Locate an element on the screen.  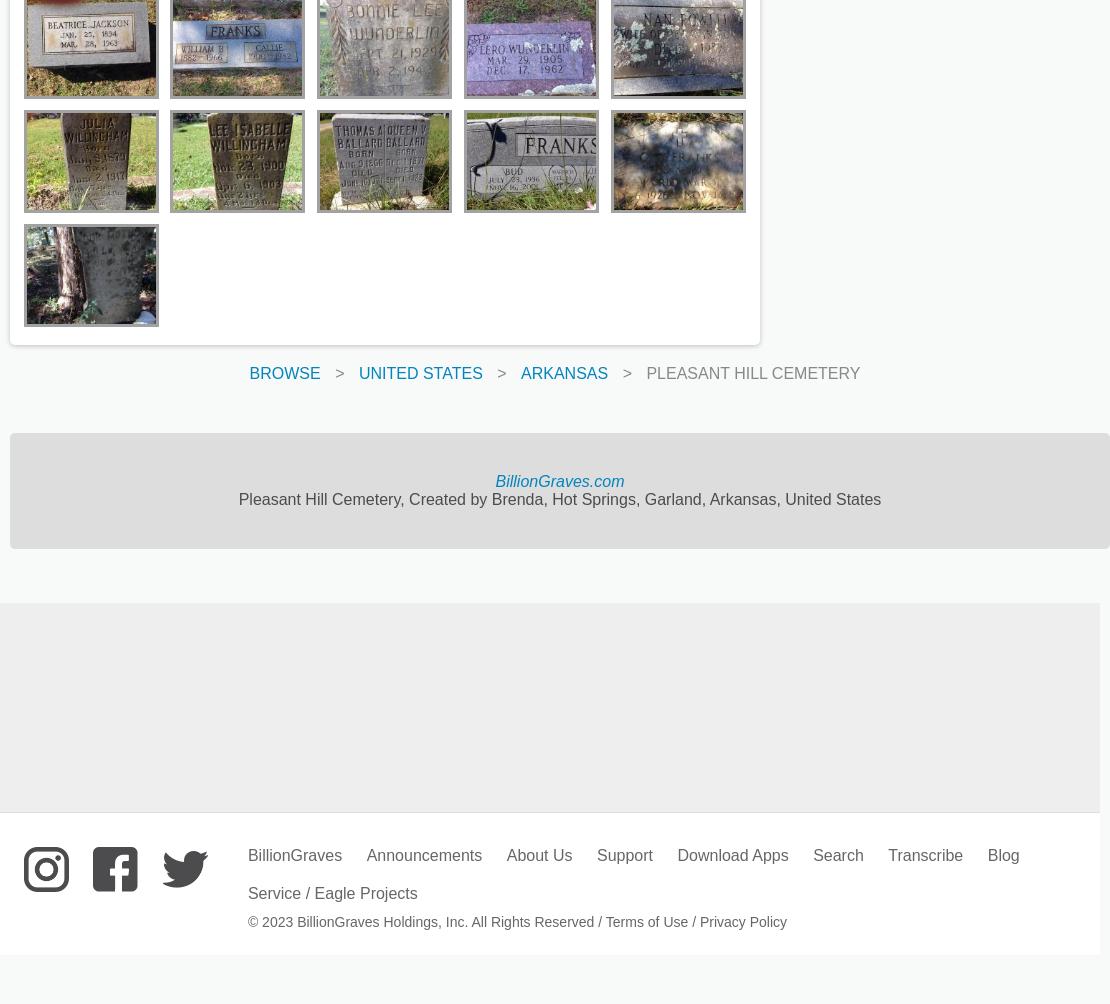
'Privacy Policy' is located at coordinates (742, 920).